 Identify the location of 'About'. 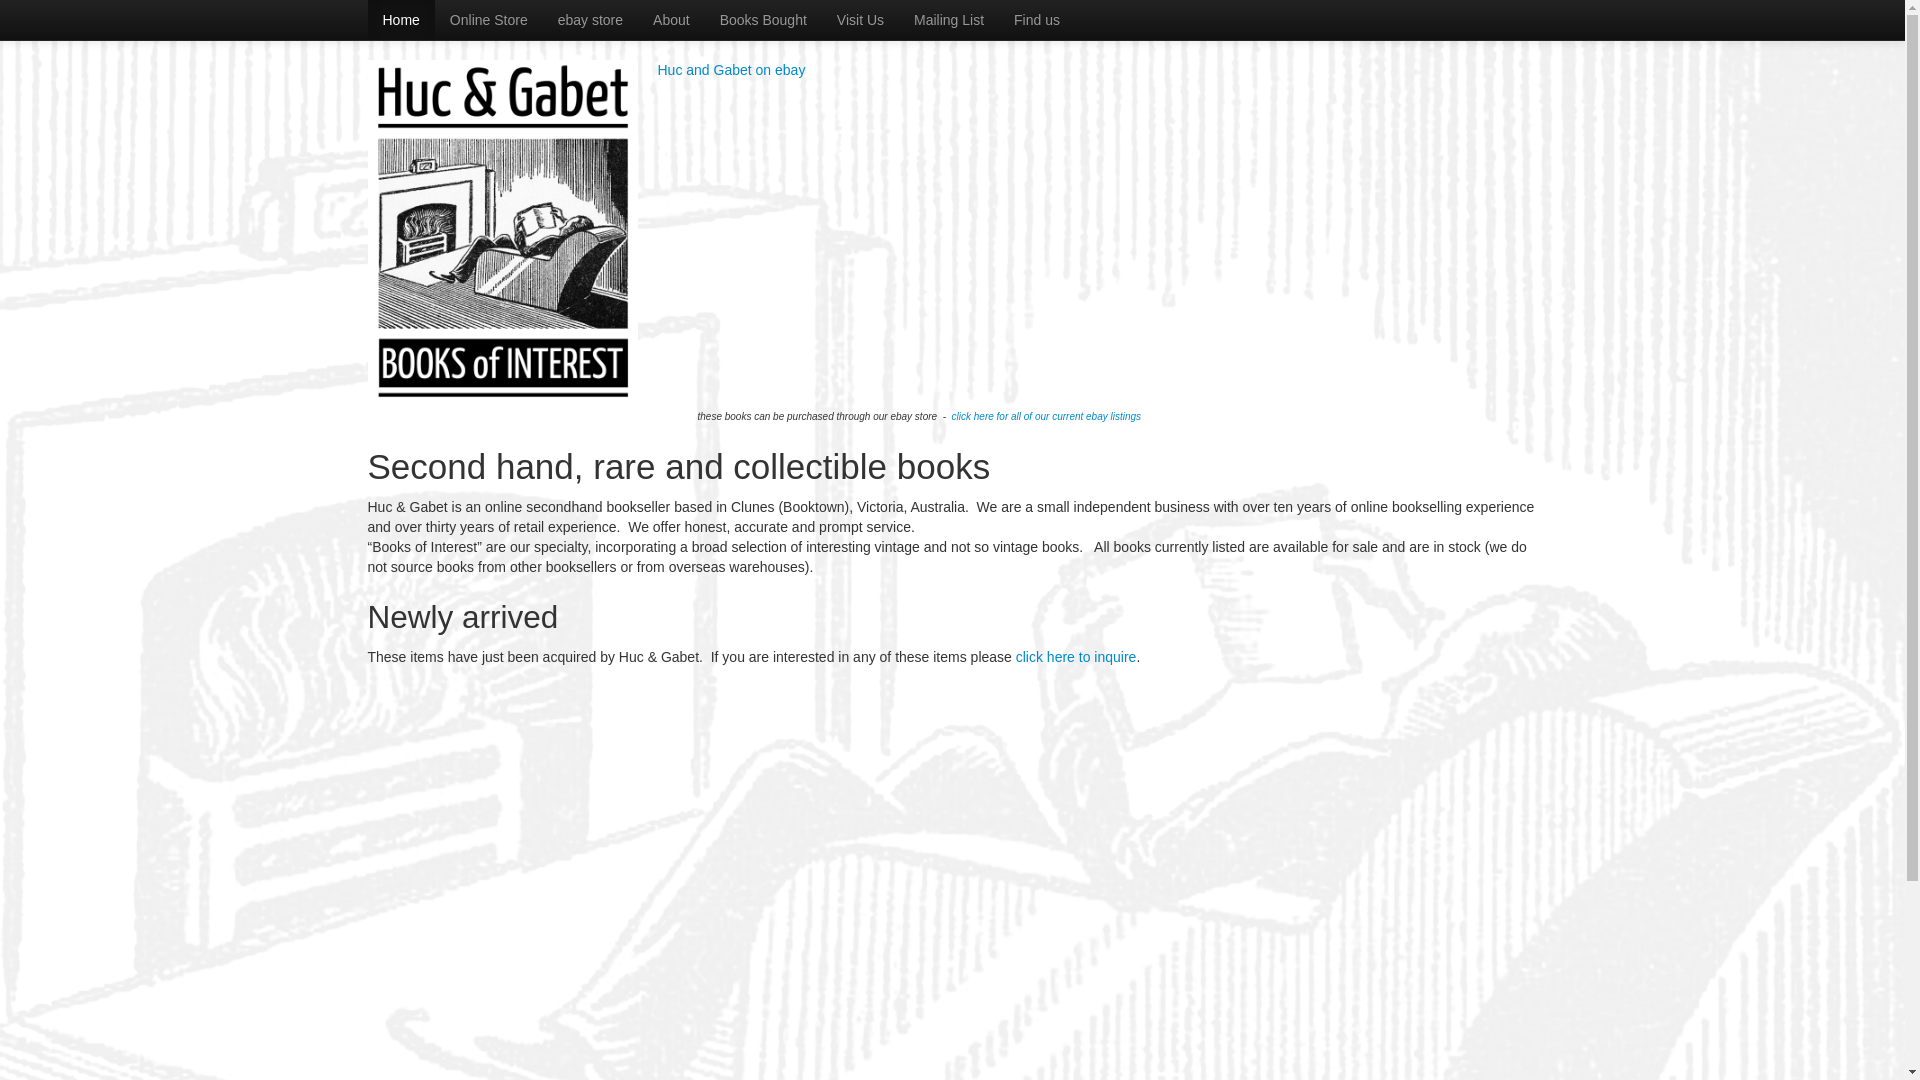
(671, 19).